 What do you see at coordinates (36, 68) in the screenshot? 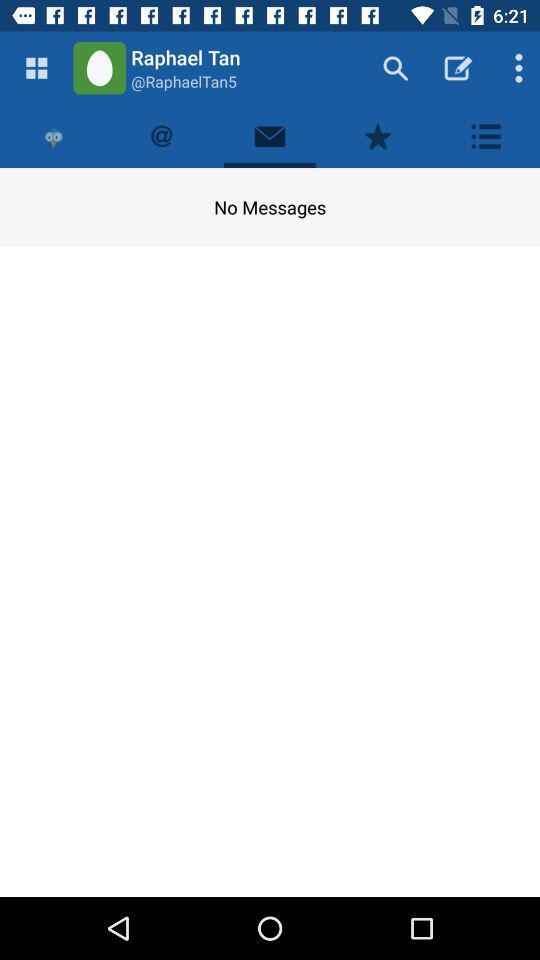
I see `apps of the view` at bounding box center [36, 68].